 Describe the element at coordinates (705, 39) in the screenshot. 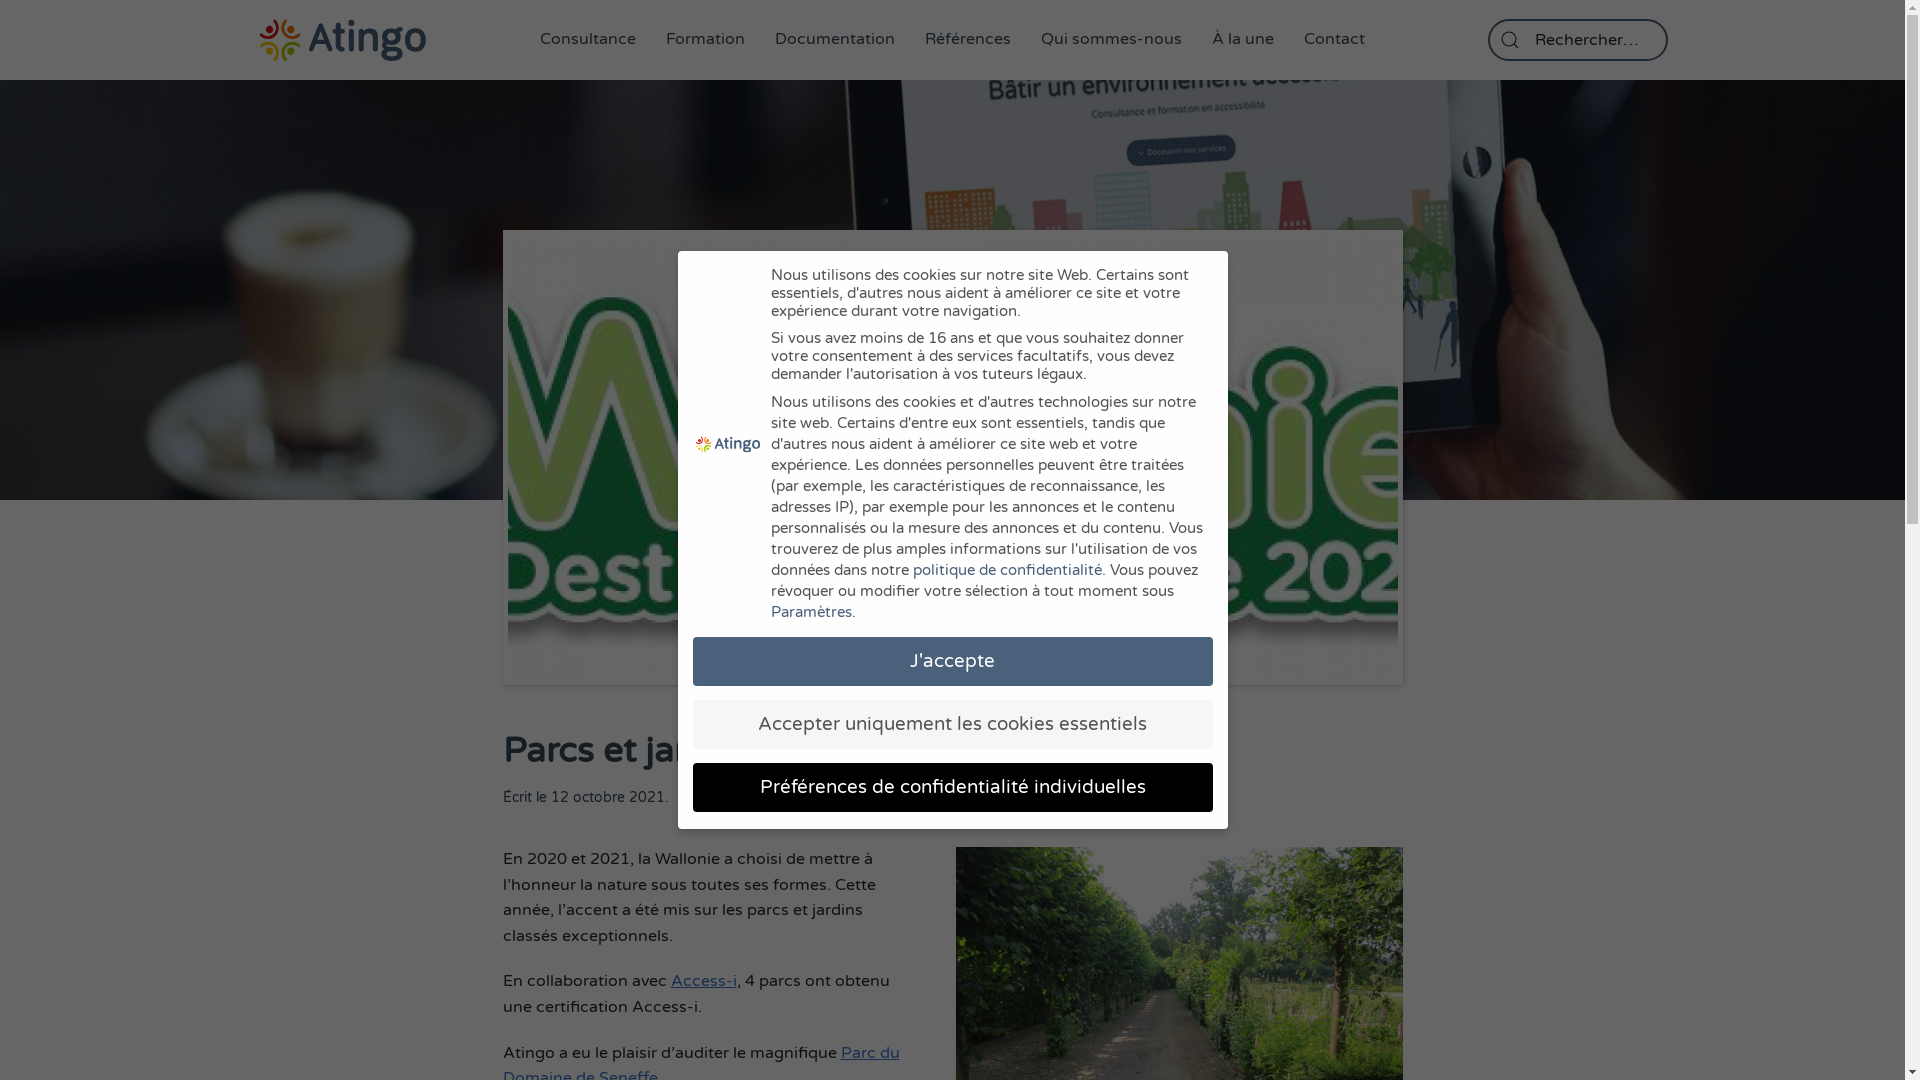

I see `'Formation'` at that location.